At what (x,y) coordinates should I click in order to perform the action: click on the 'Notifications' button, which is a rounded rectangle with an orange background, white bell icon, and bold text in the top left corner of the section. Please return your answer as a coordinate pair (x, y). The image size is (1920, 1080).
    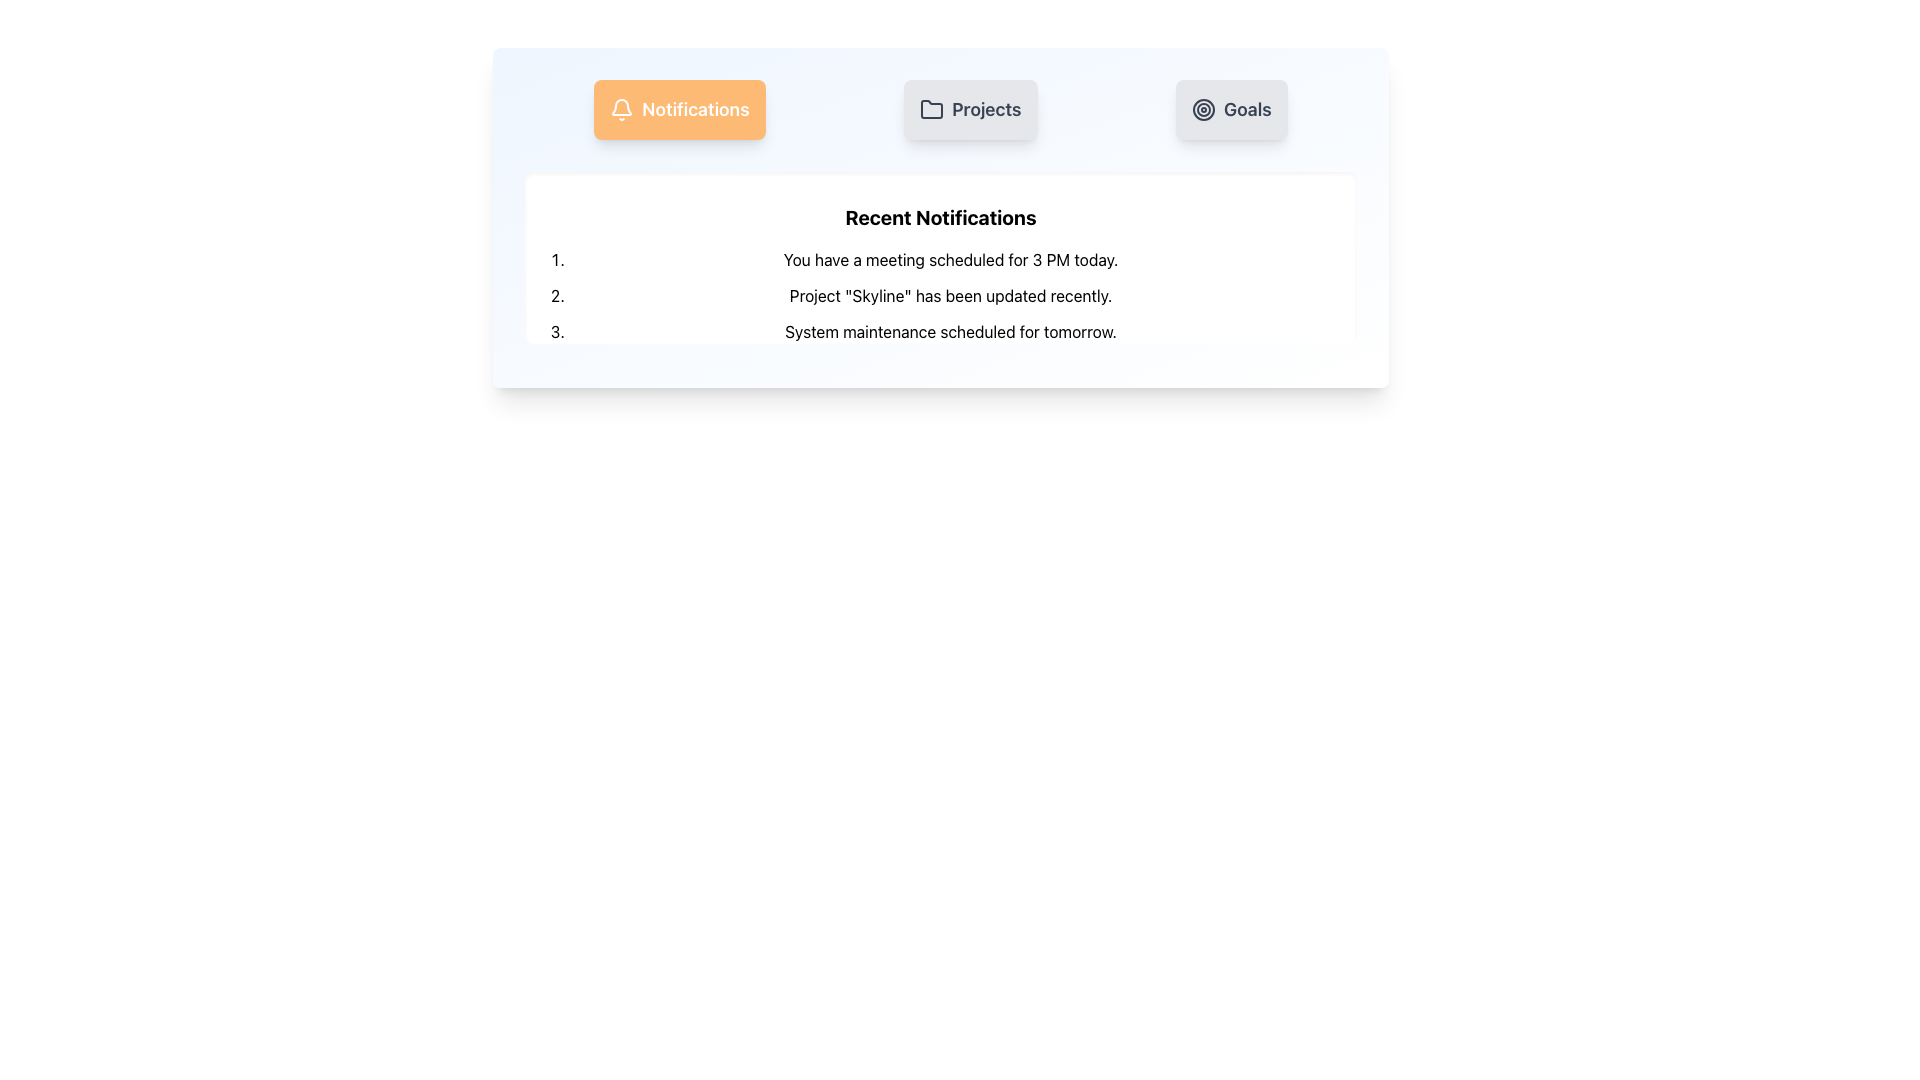
    Looking at the image, I should click on (679, 110).